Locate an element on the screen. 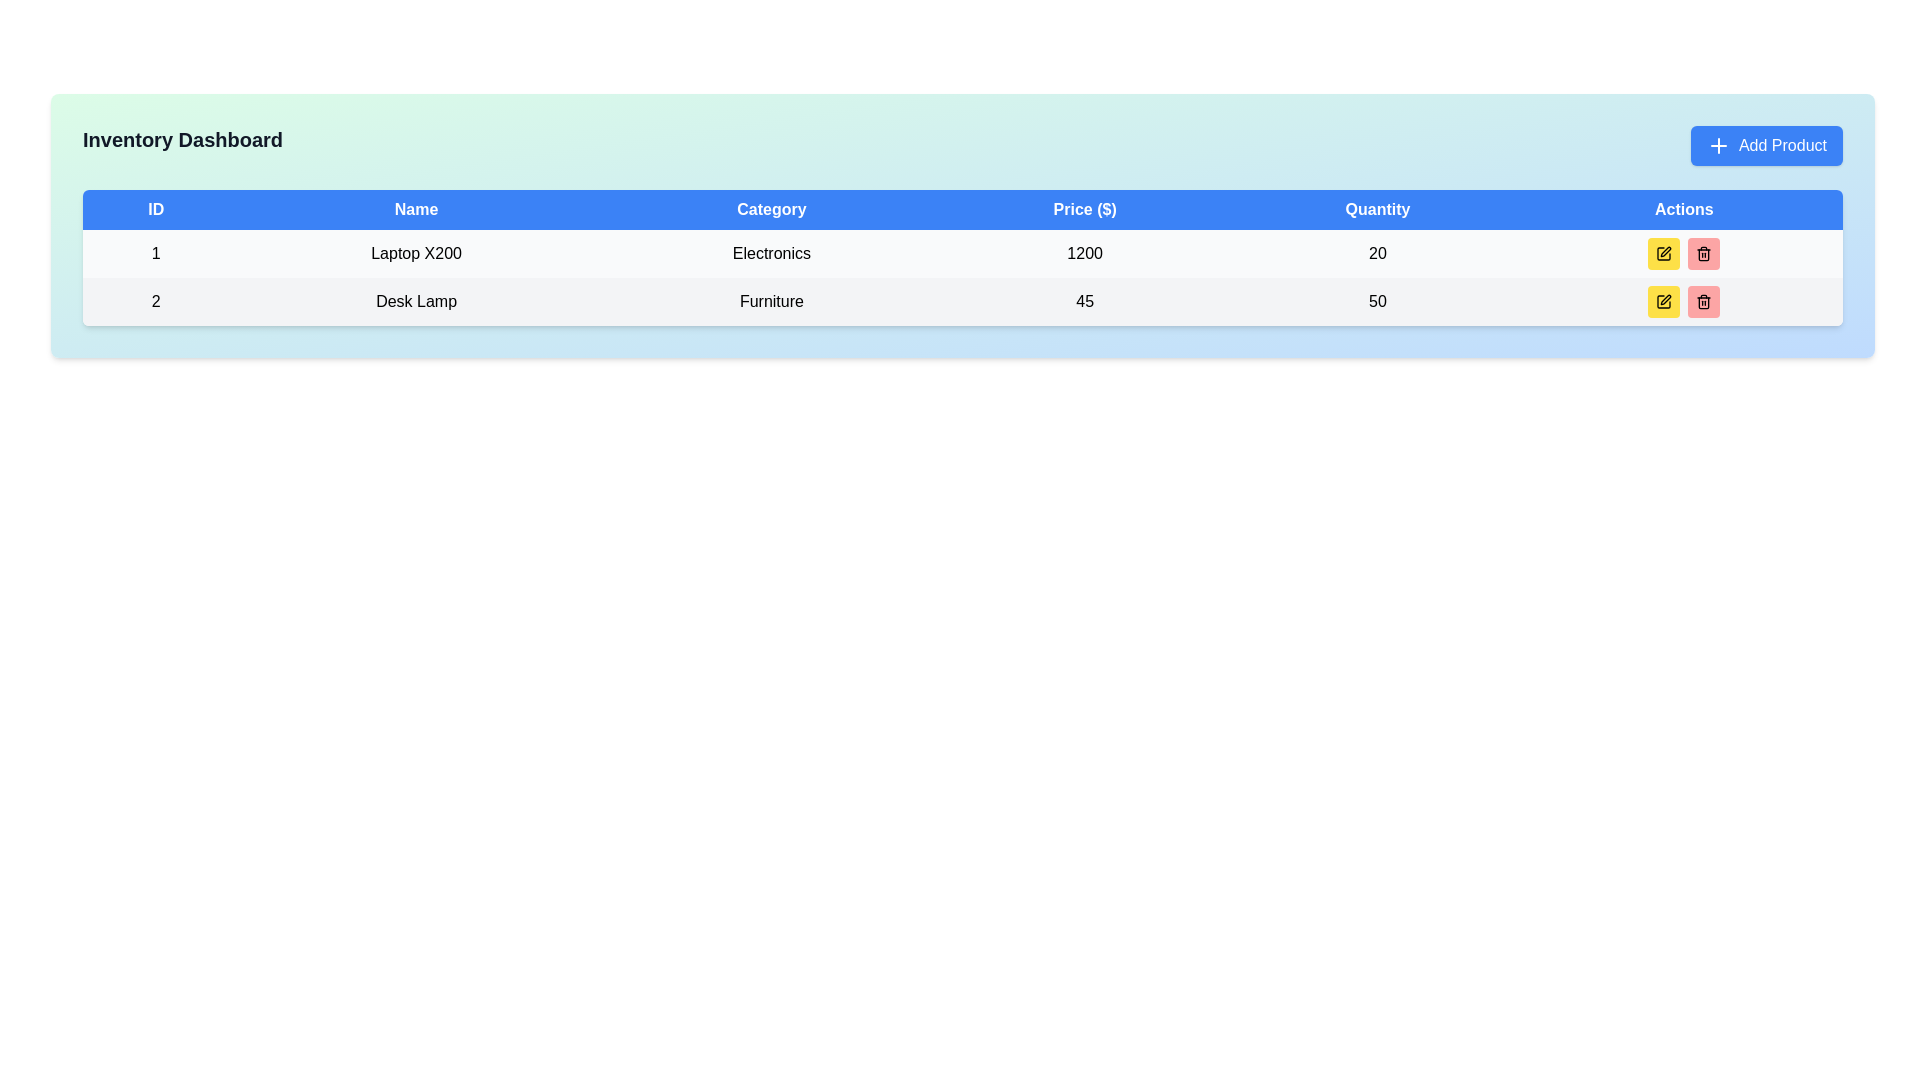  text content of the 'Quantity' cell displaying the value '20' for the item 'Laptop X200' in the table is located at coordinates (1376, 253).